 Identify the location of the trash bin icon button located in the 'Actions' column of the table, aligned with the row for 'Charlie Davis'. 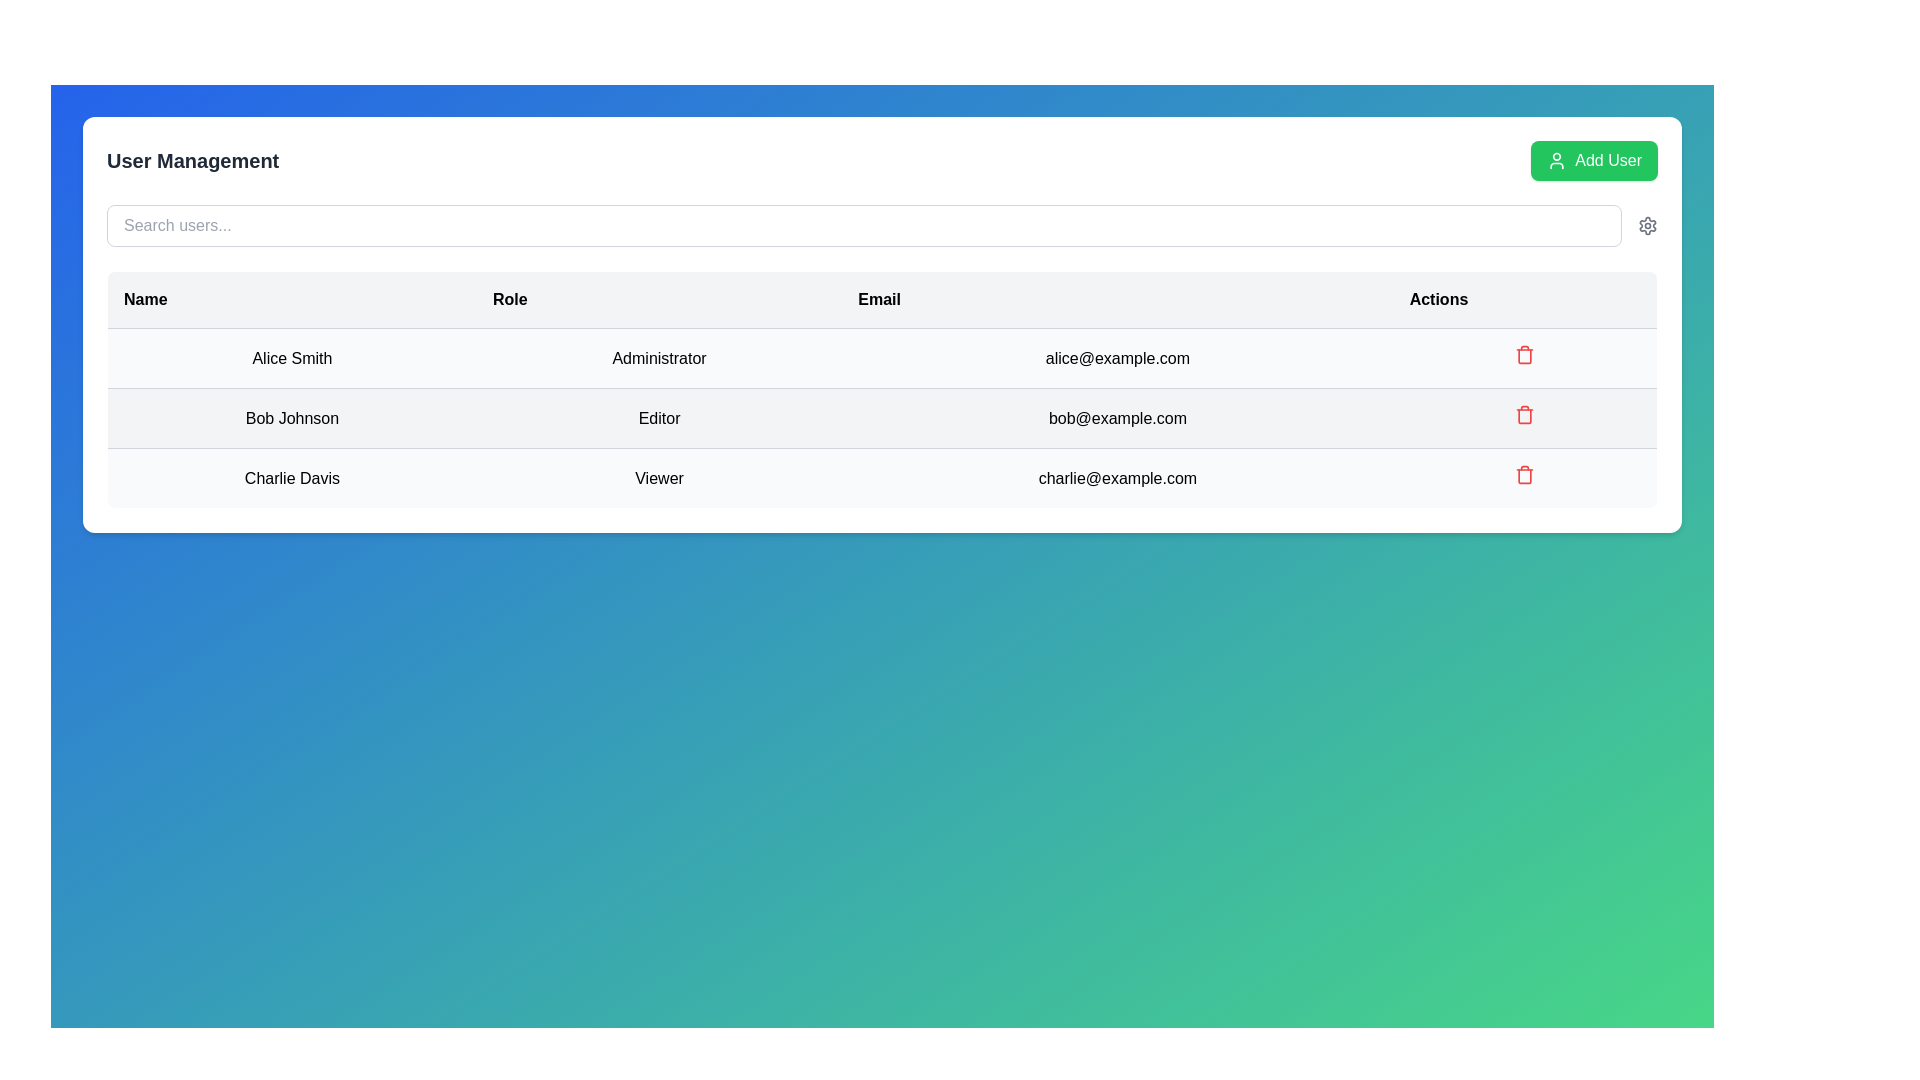
(1524, 478).